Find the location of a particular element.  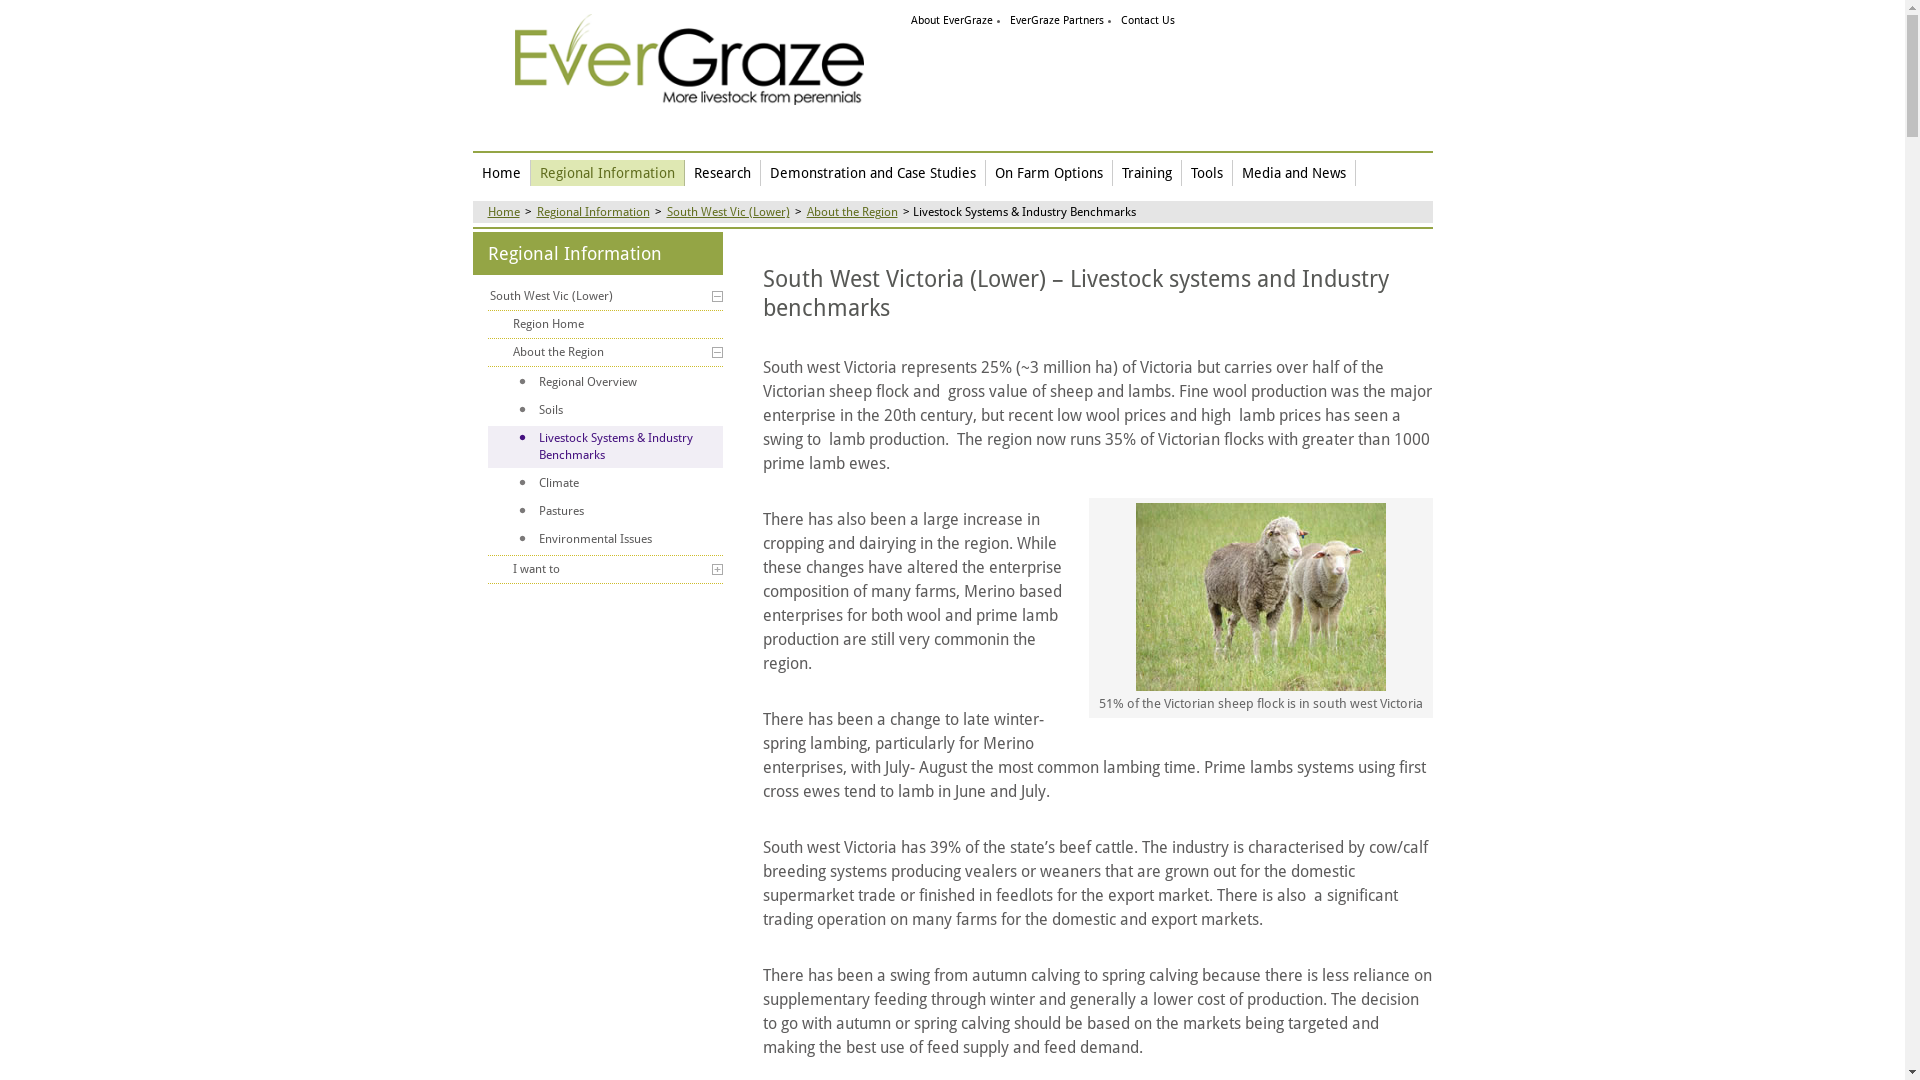

'Environmental Issues' is located at coordinates (604, 538).